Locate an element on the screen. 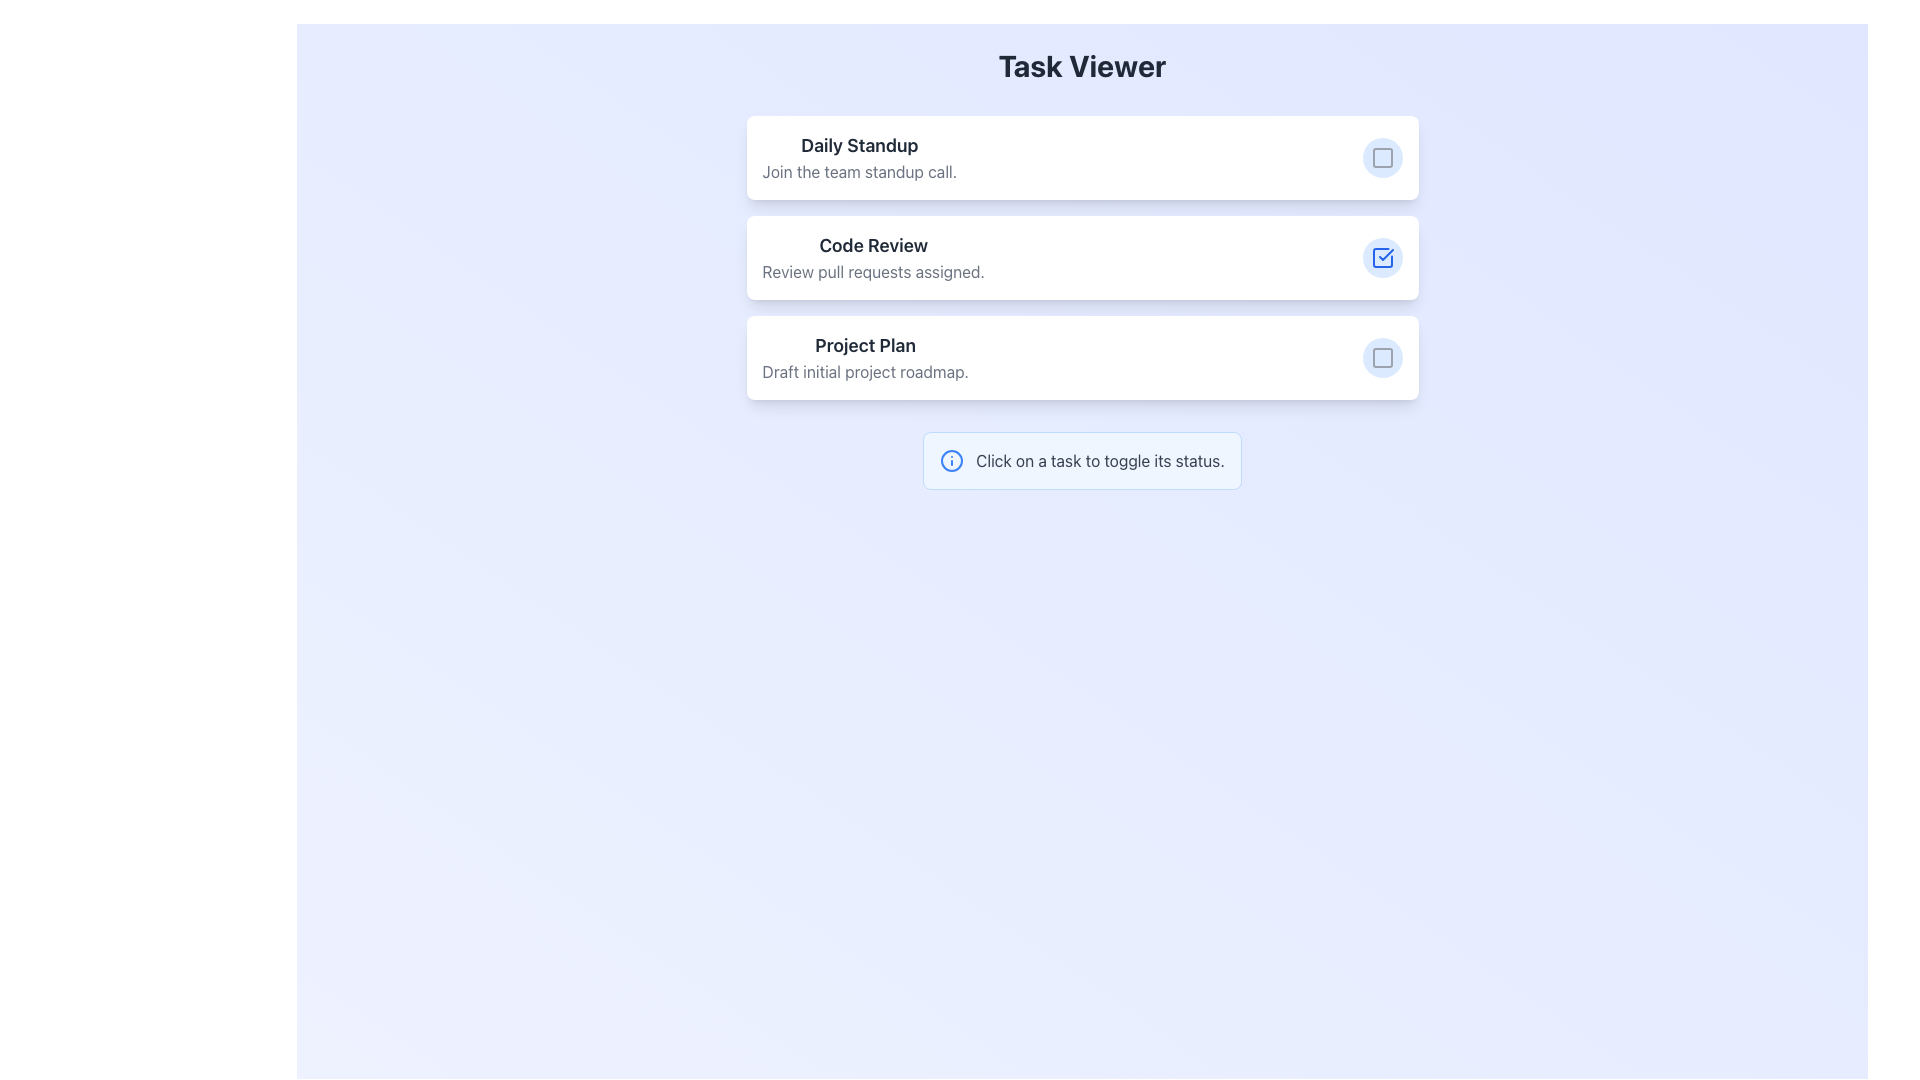 This screenshot has height=1080, width=1920. the button located at the right side of the 'Daily Standup' card is located at coordinates (1381, 157).